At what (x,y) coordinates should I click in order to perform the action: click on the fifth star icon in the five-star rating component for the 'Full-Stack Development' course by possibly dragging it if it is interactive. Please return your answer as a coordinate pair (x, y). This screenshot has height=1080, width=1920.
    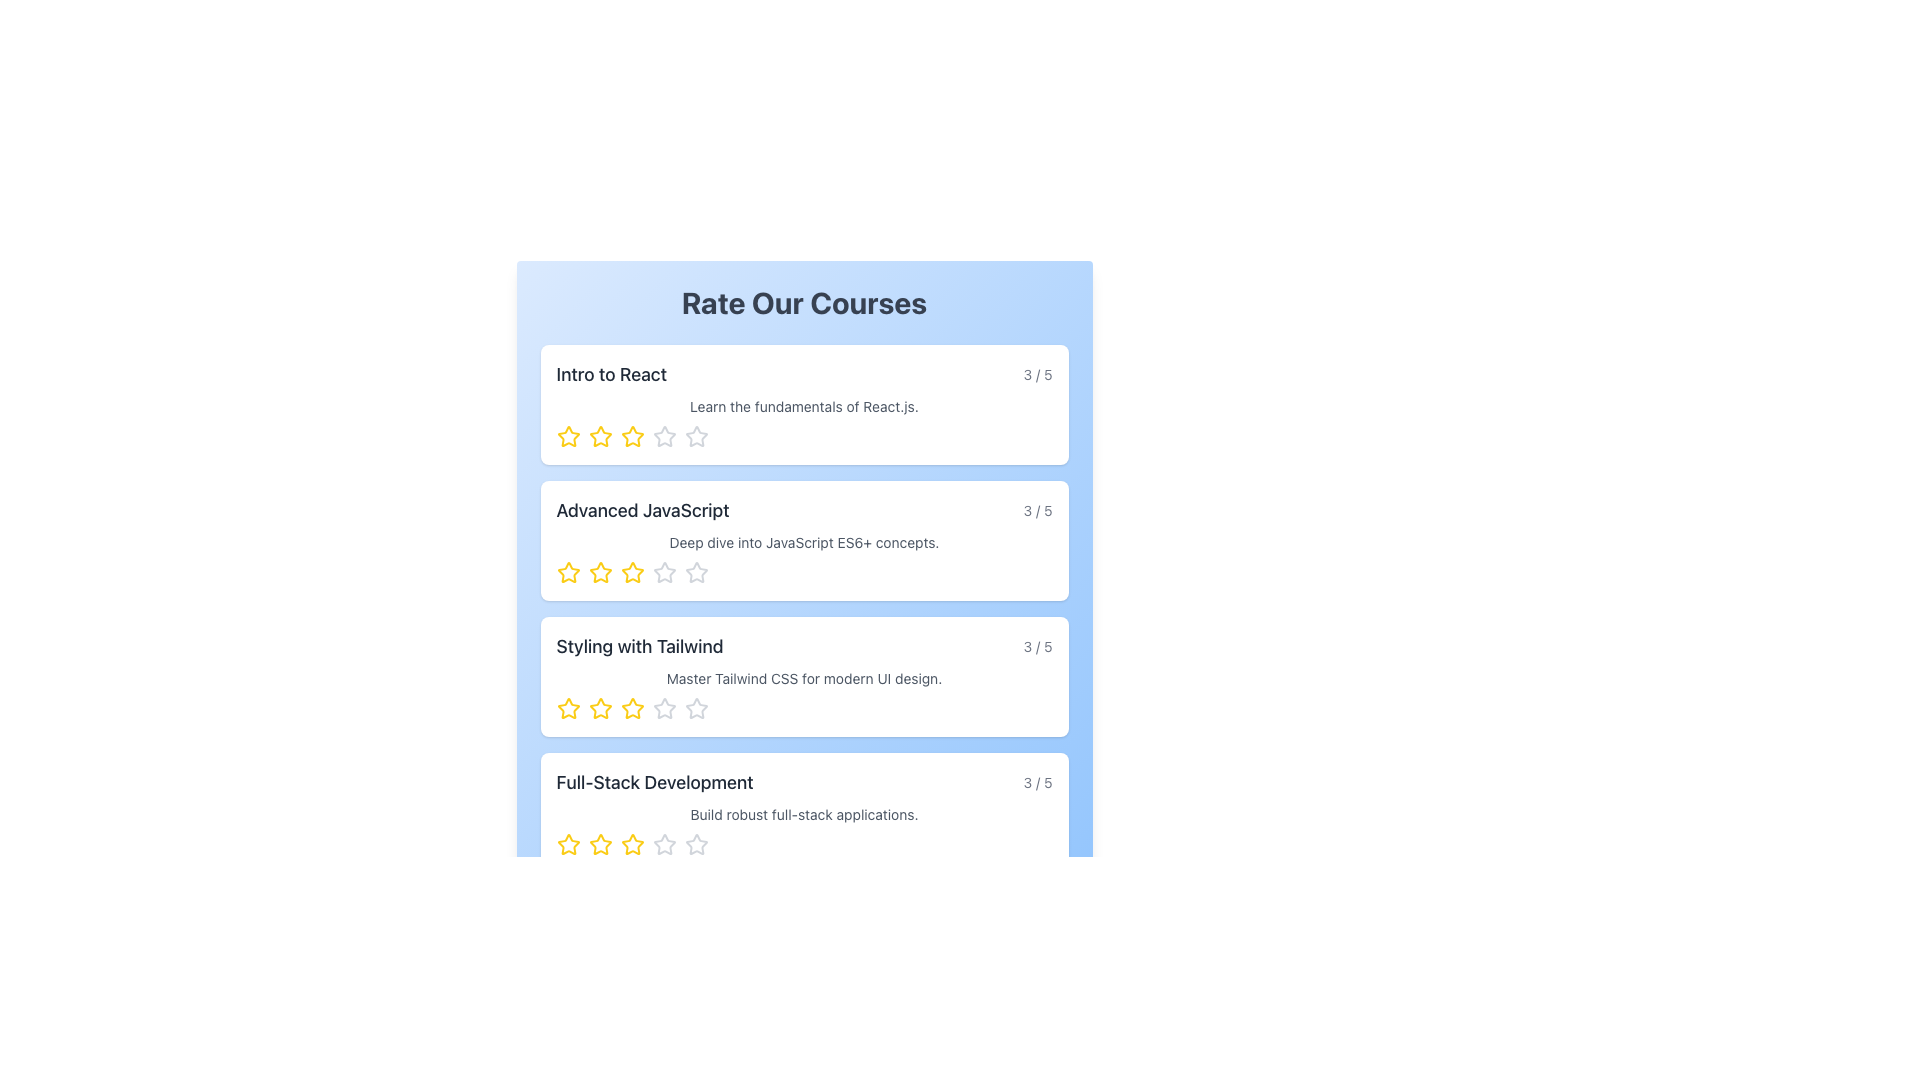
    Looking at the image, I should click on (696, 844).